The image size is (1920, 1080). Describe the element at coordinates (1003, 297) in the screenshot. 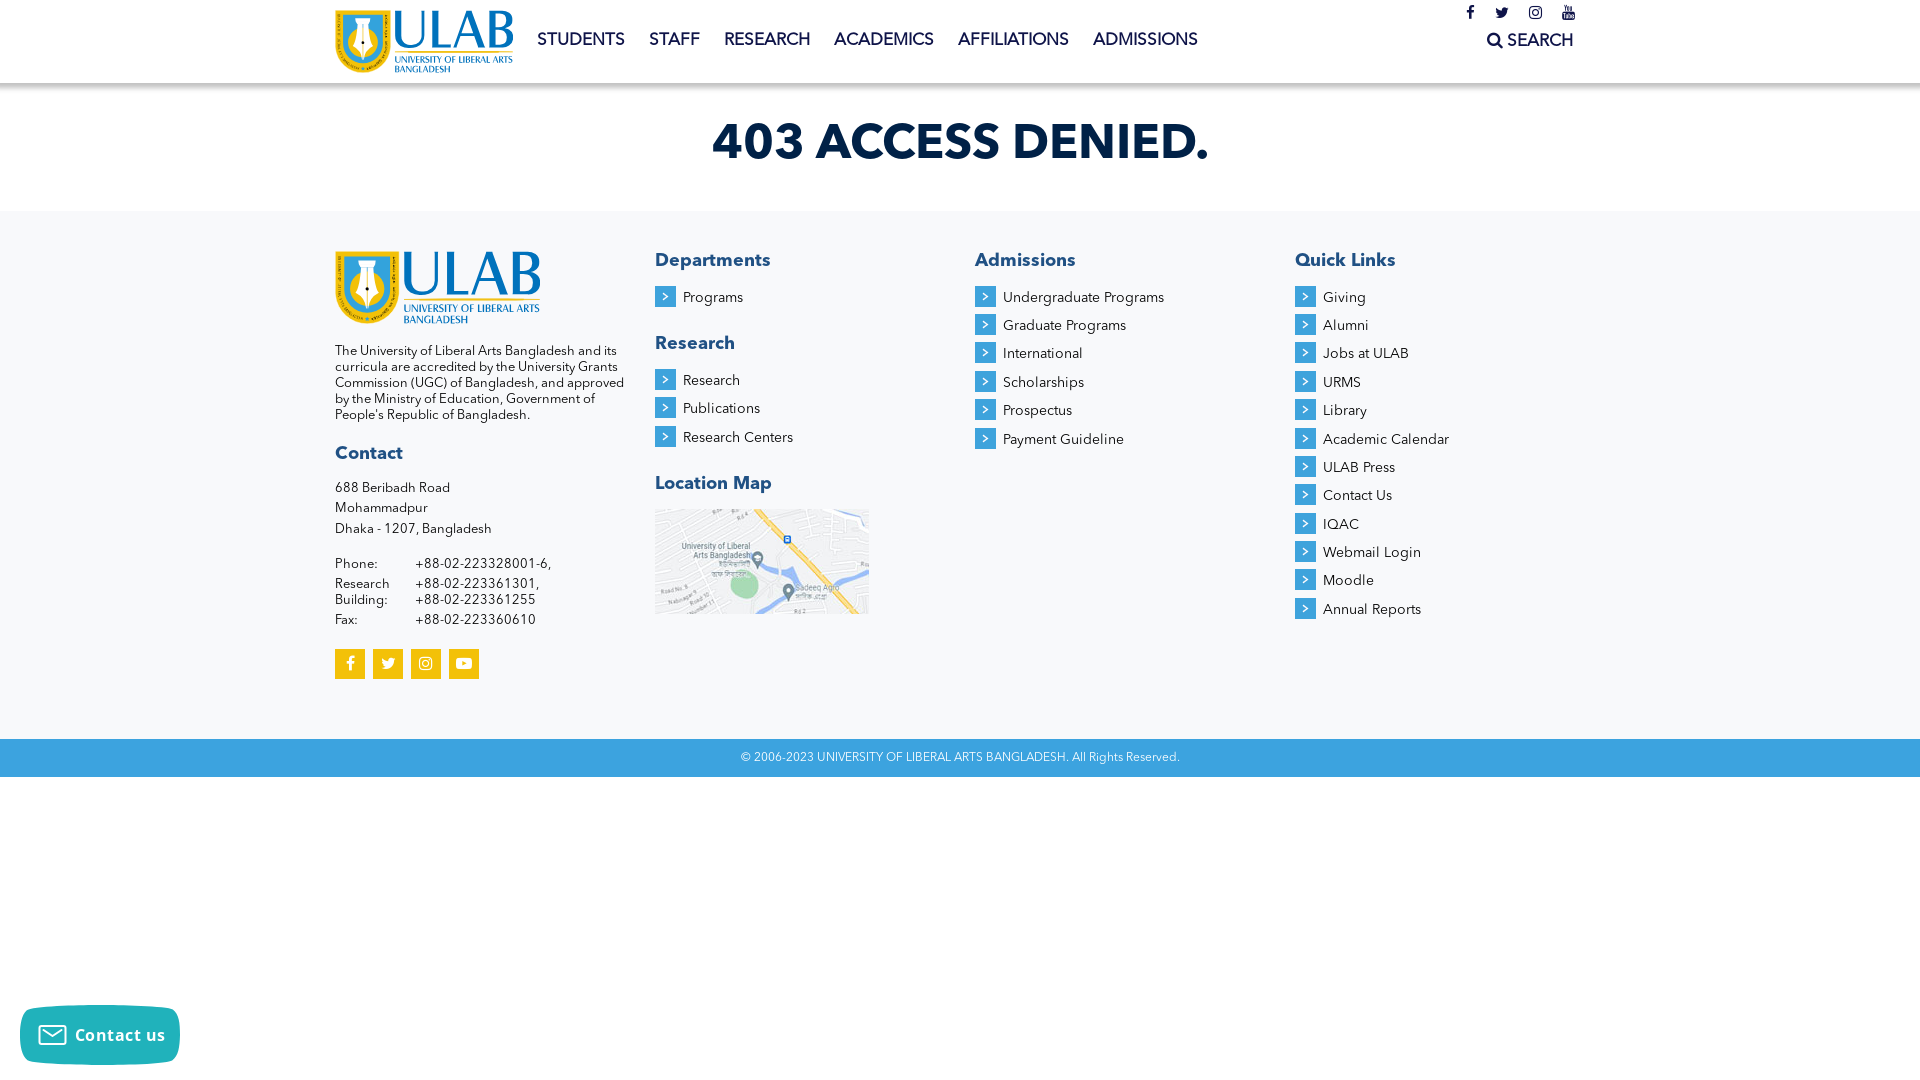

I see `'Undergraduate Programs'` at that location.